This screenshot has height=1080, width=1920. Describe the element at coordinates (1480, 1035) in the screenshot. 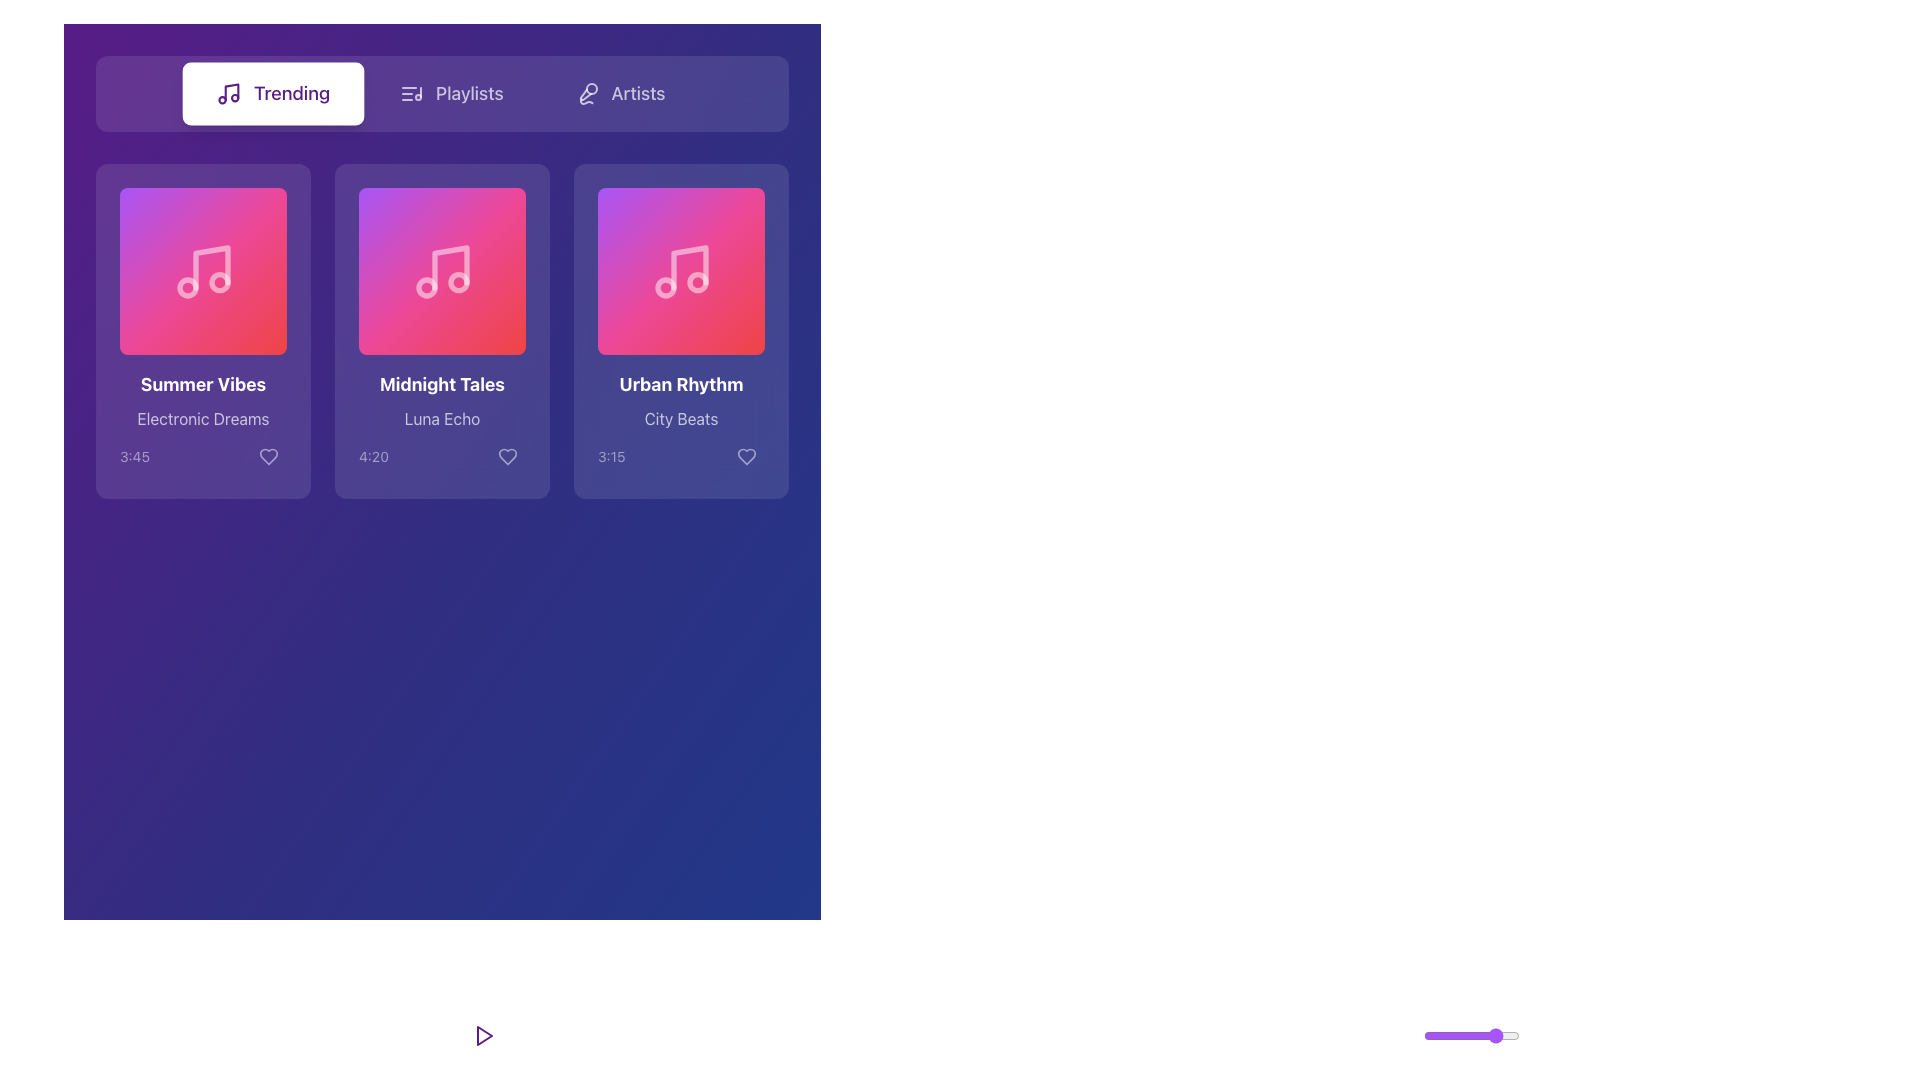

I see `the slider` at that location.